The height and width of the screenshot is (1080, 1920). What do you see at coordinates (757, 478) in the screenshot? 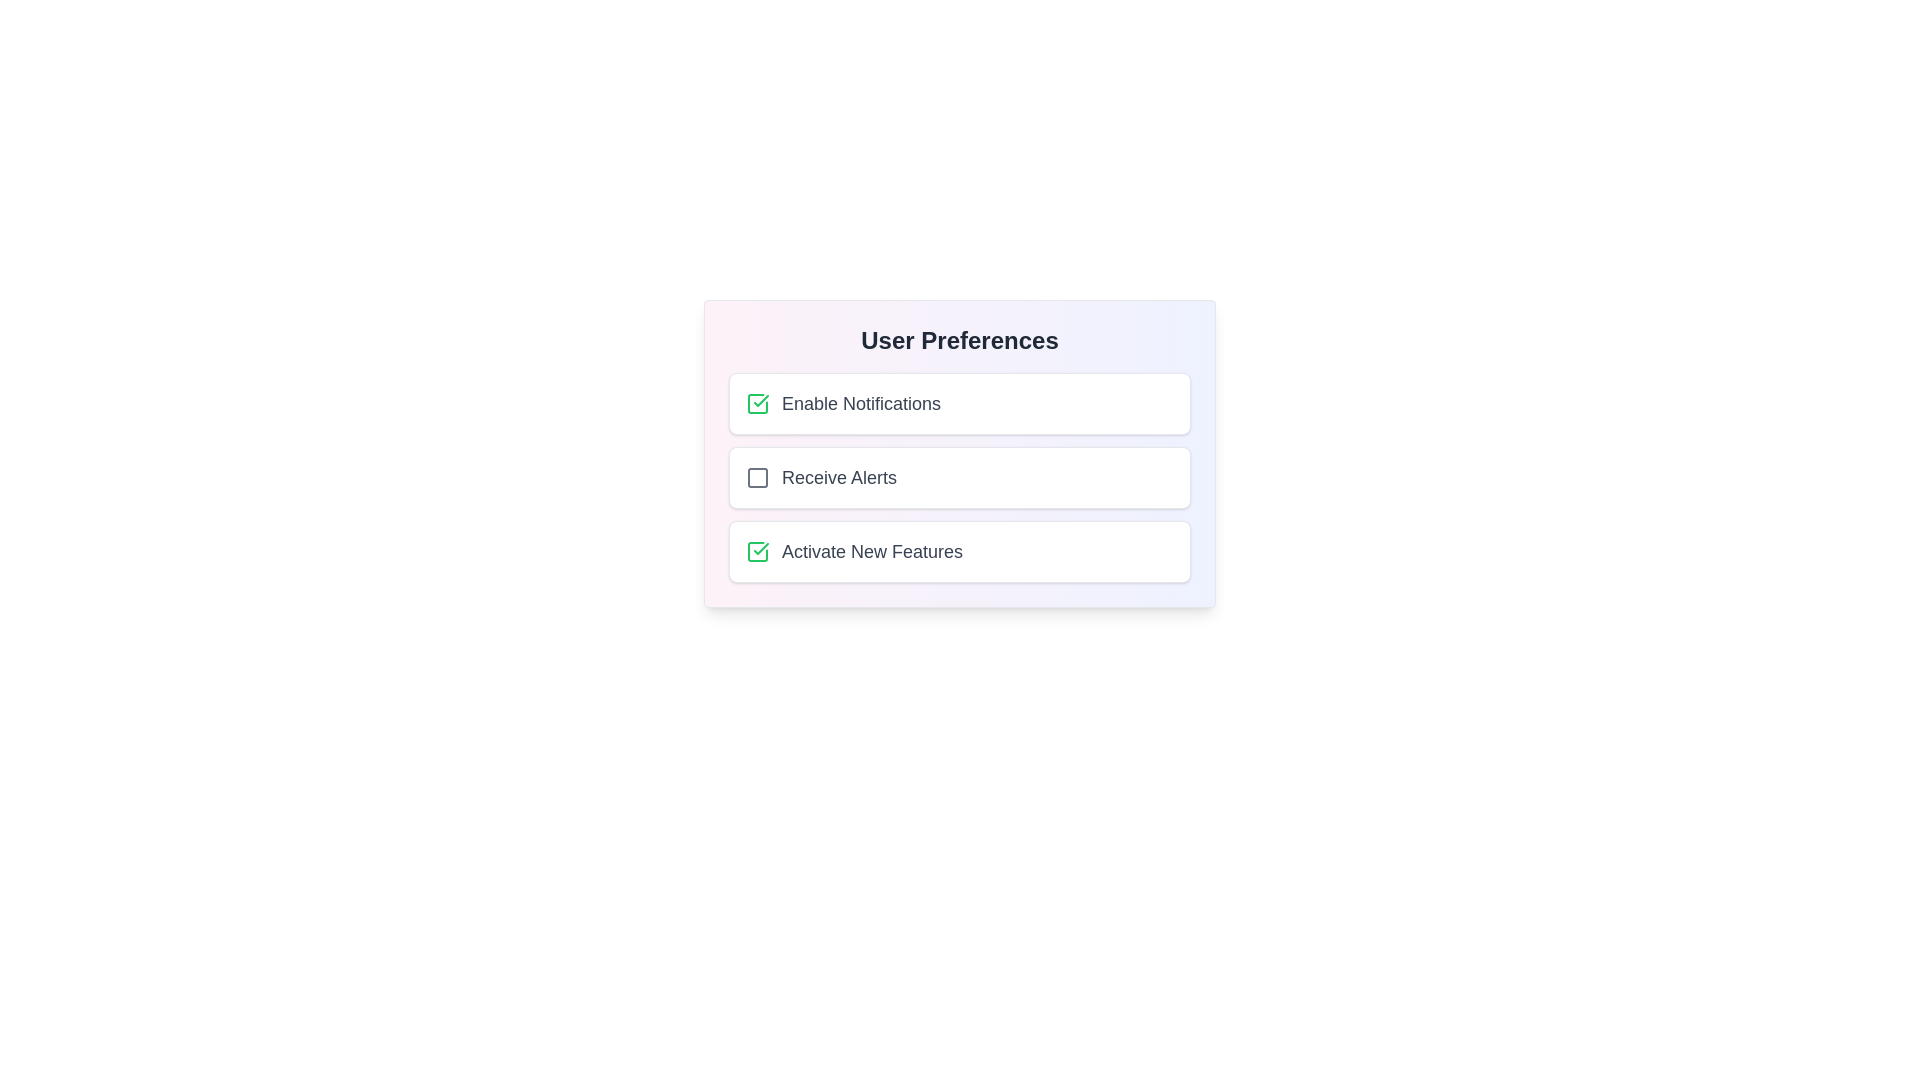
I see `the unchecked red checkbox icon located to the left of the 'Receive Alerts' text in the user preferences card` at bounding box center [757, 478].